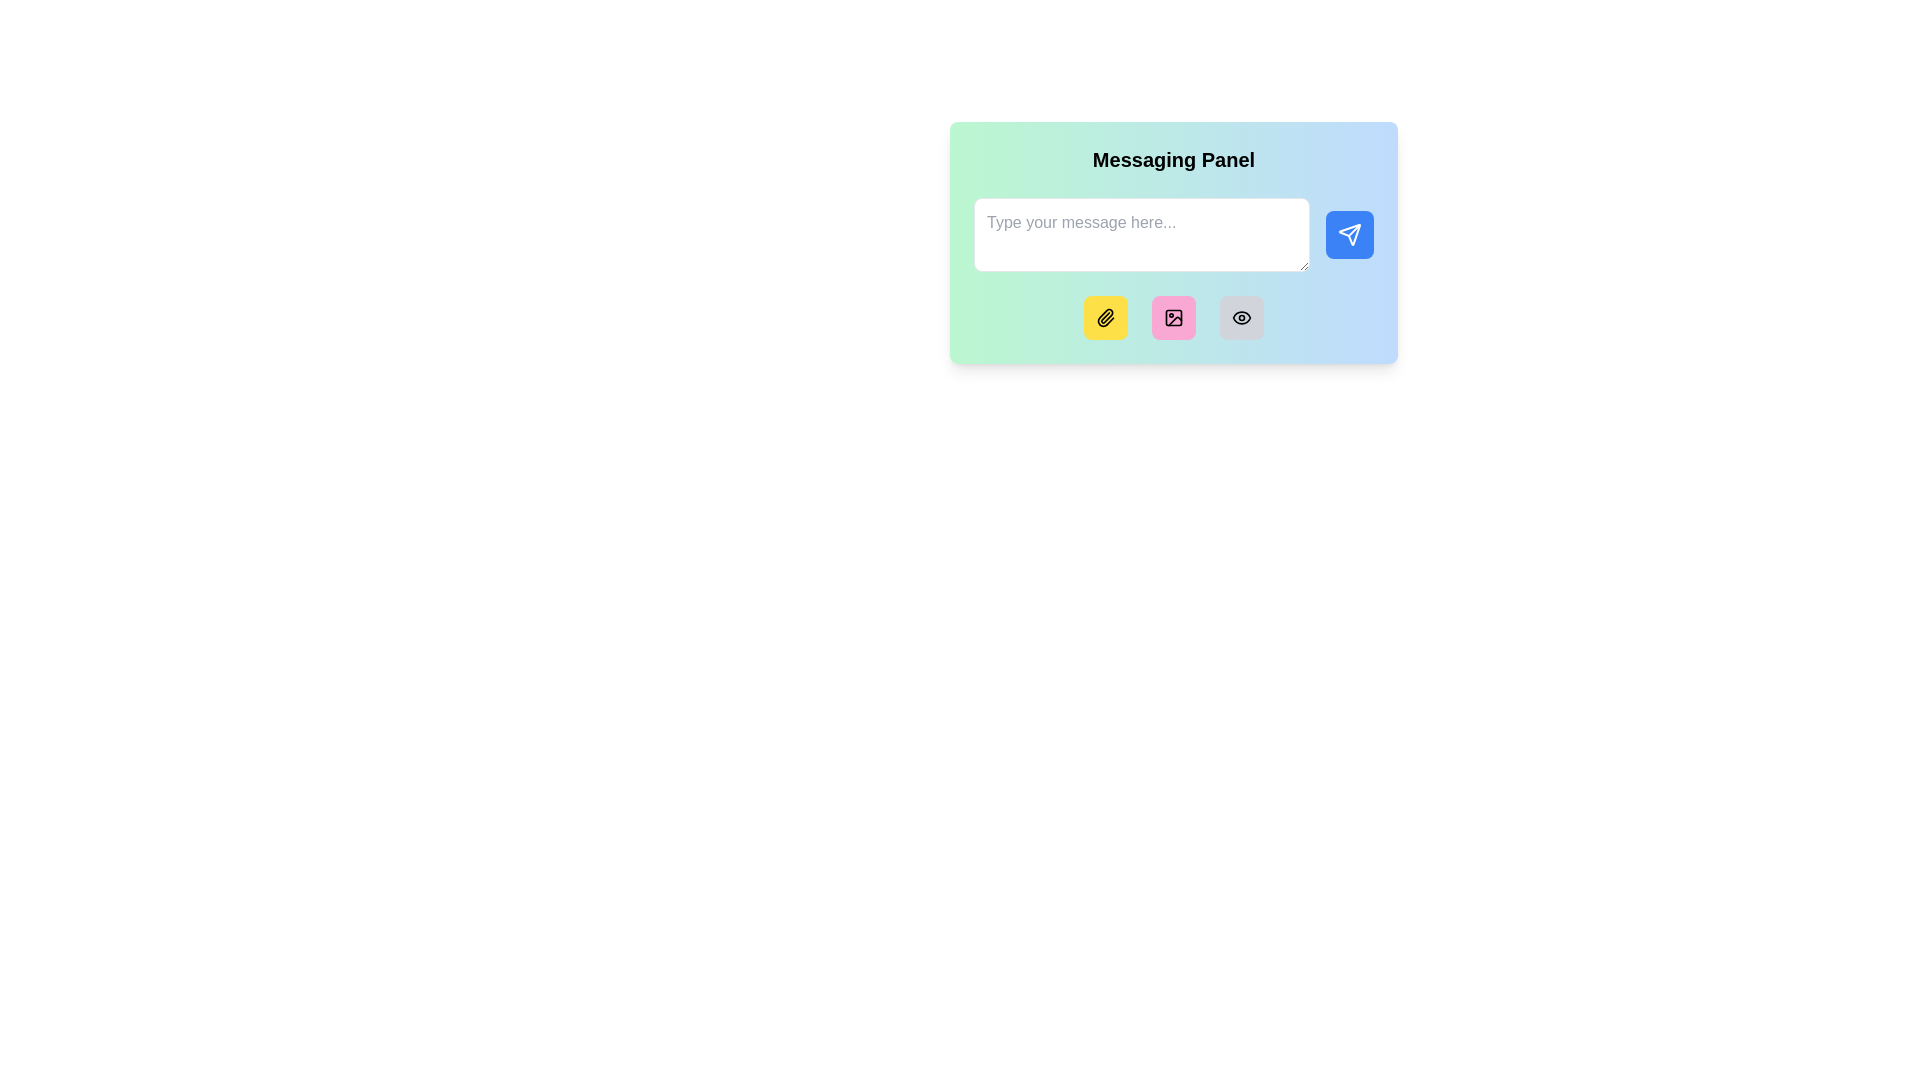 This screenshot has width=1920, height=1080. Describe the element at coordinates (1241, 316) in the screenshot. I see `the icon button located at the bottom-right corner of the messaging panel` at that location.